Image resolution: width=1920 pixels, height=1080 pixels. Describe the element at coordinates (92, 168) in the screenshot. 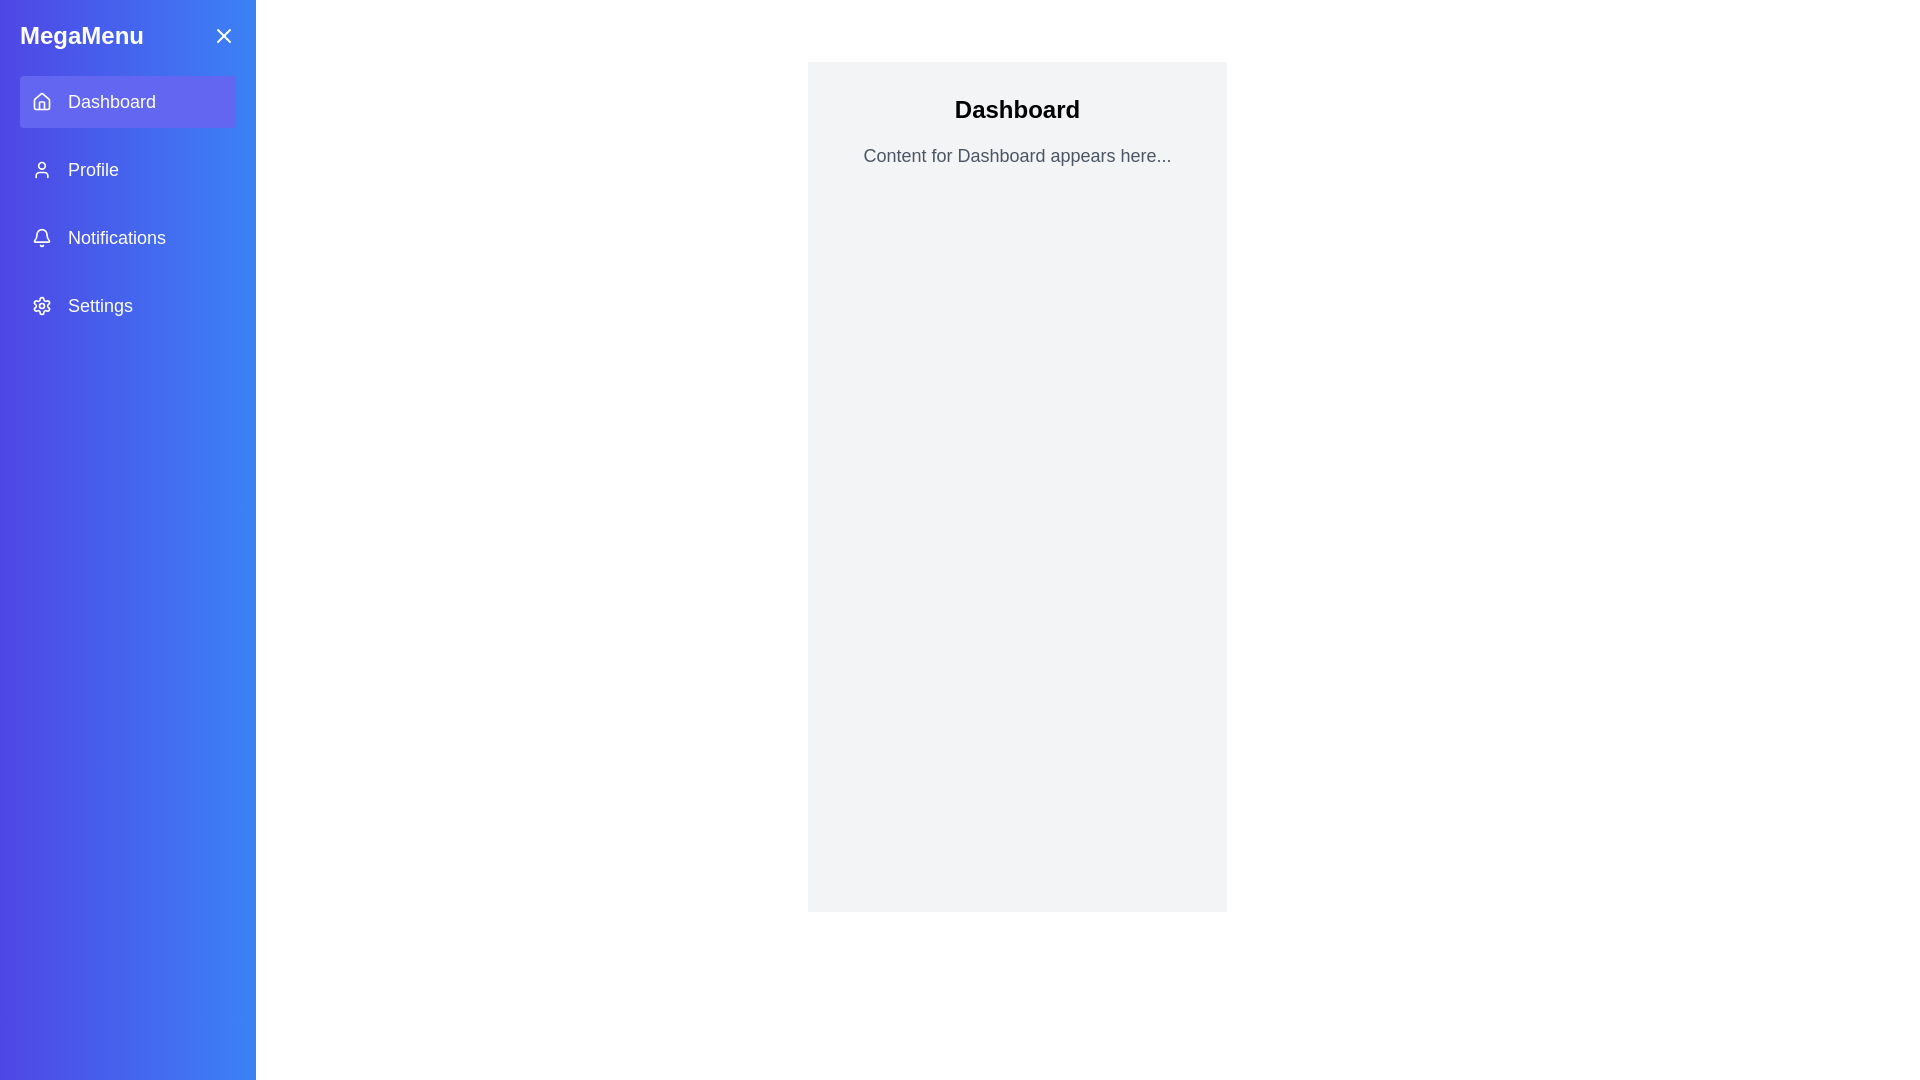

I see `text of the profile label located in the sidebar menu, which is the second item directly below 'Dashboard' and above 'Notifications', aligned with the user profile icon` at that location.